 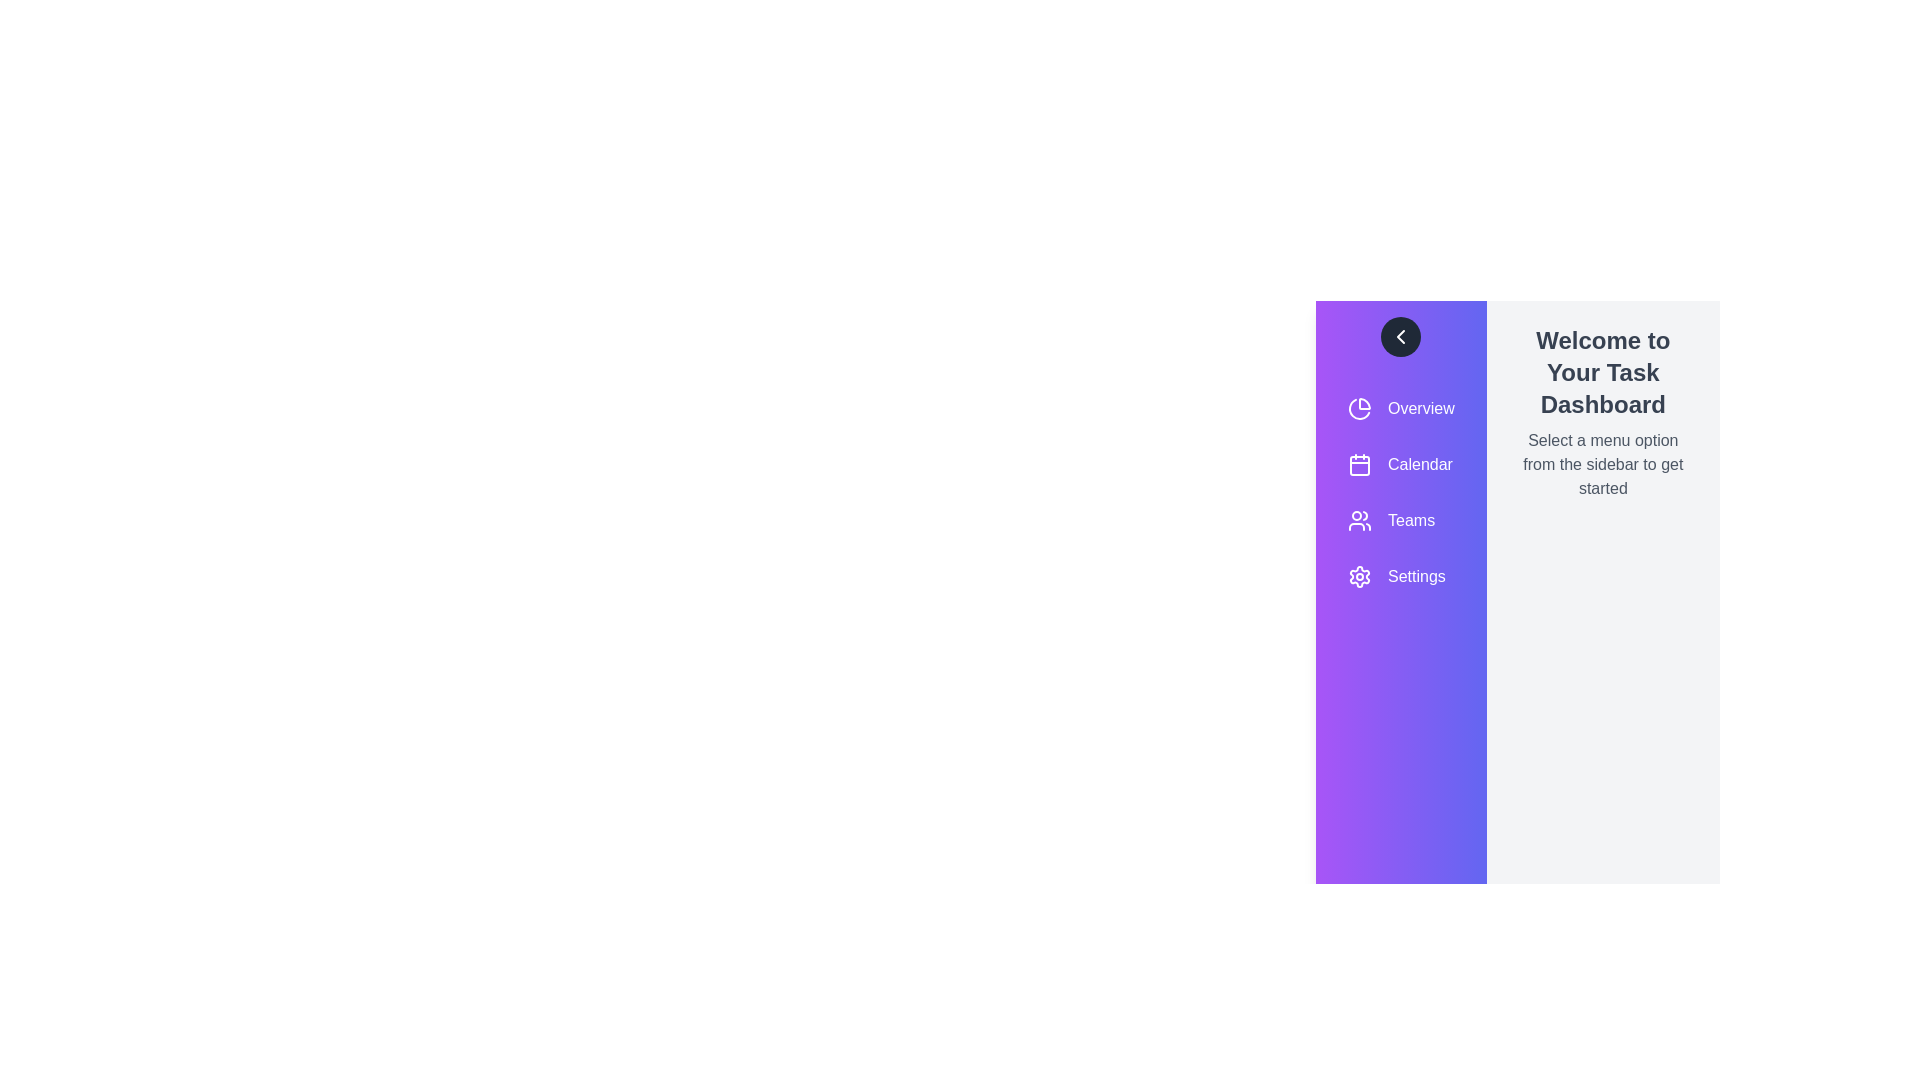 What do you see at coordinates (1400, 465) in the screenshot?
I see `the menu item labeled Calendar` at bounding box center [1400, 465].